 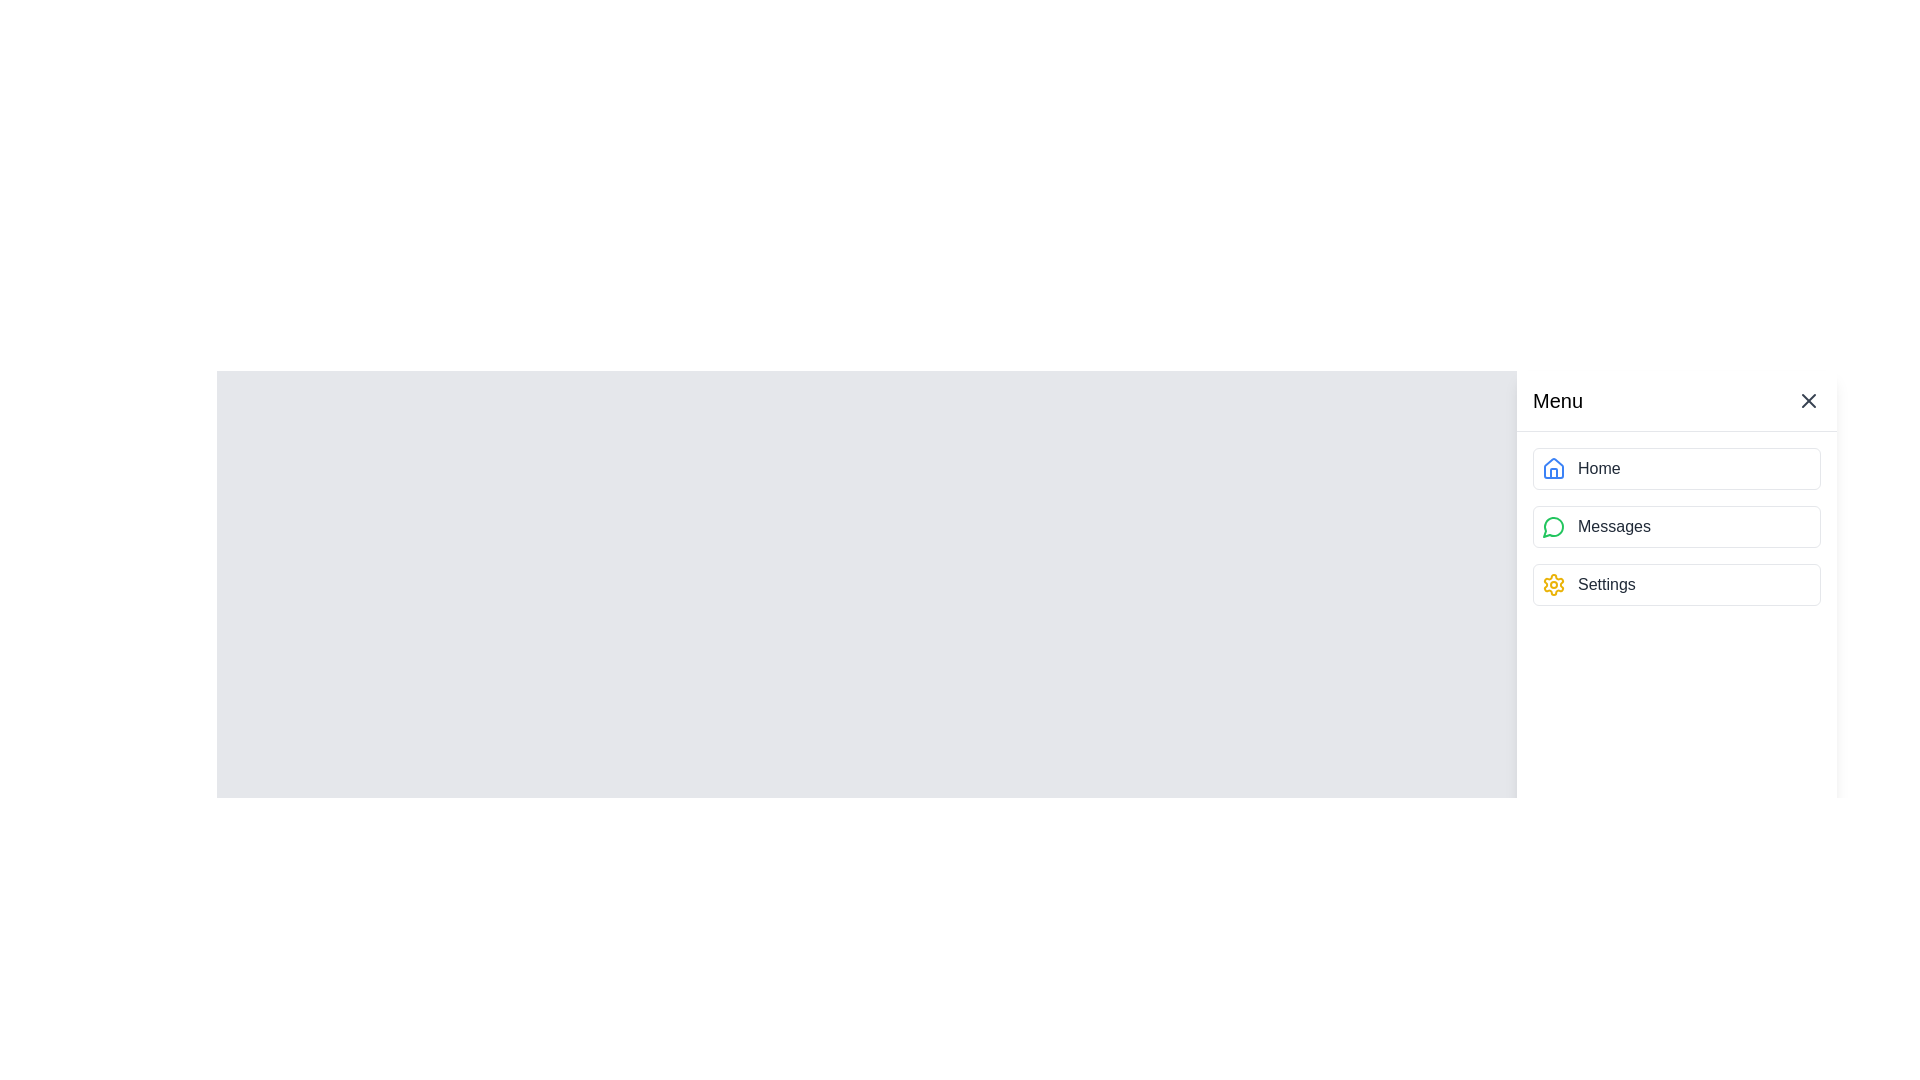 What do you see at coordinates (1809, 401) in the screenshot?
I see `the close button represented by an 'X' icon in the top-right corner of the sidebar menu to hide or dismiss the menu` at bounding box center [1809, 401].